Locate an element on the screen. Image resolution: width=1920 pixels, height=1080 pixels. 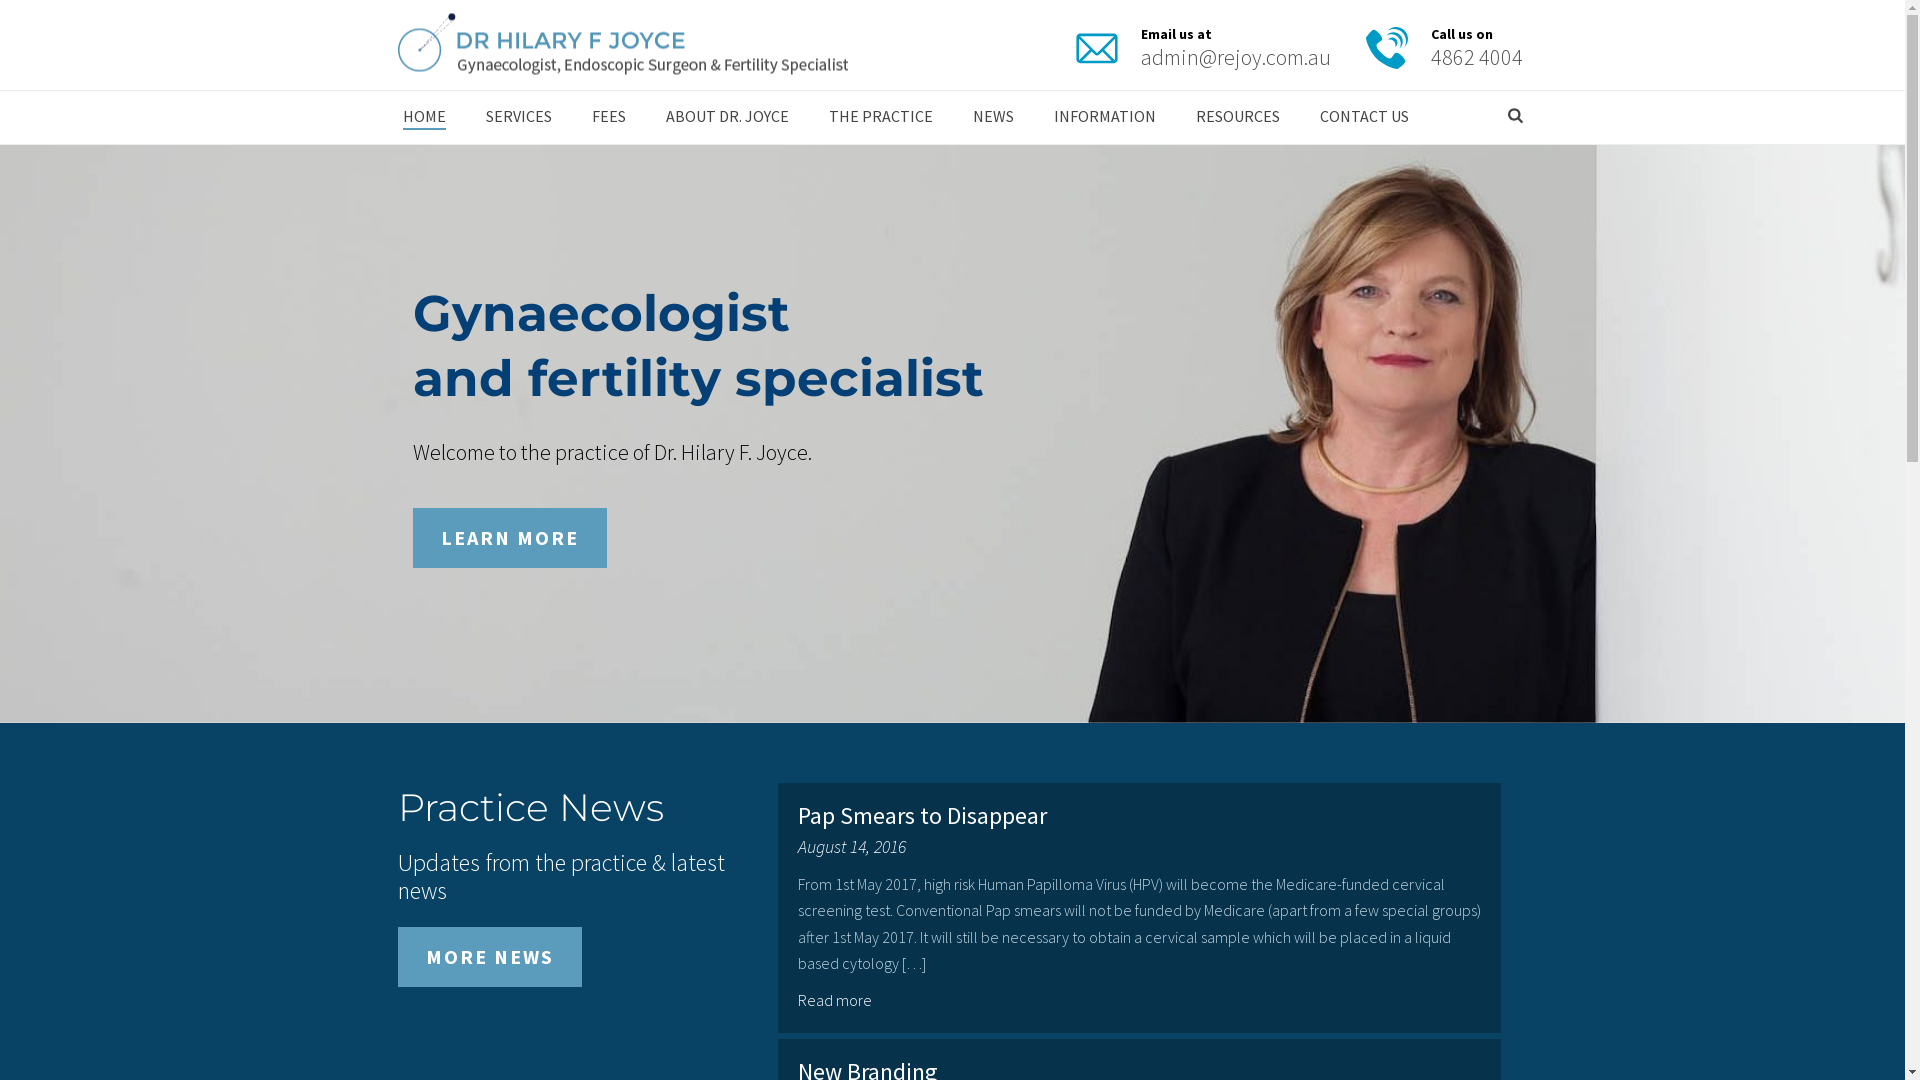
'Read more' is located at coordinates (837, 999).